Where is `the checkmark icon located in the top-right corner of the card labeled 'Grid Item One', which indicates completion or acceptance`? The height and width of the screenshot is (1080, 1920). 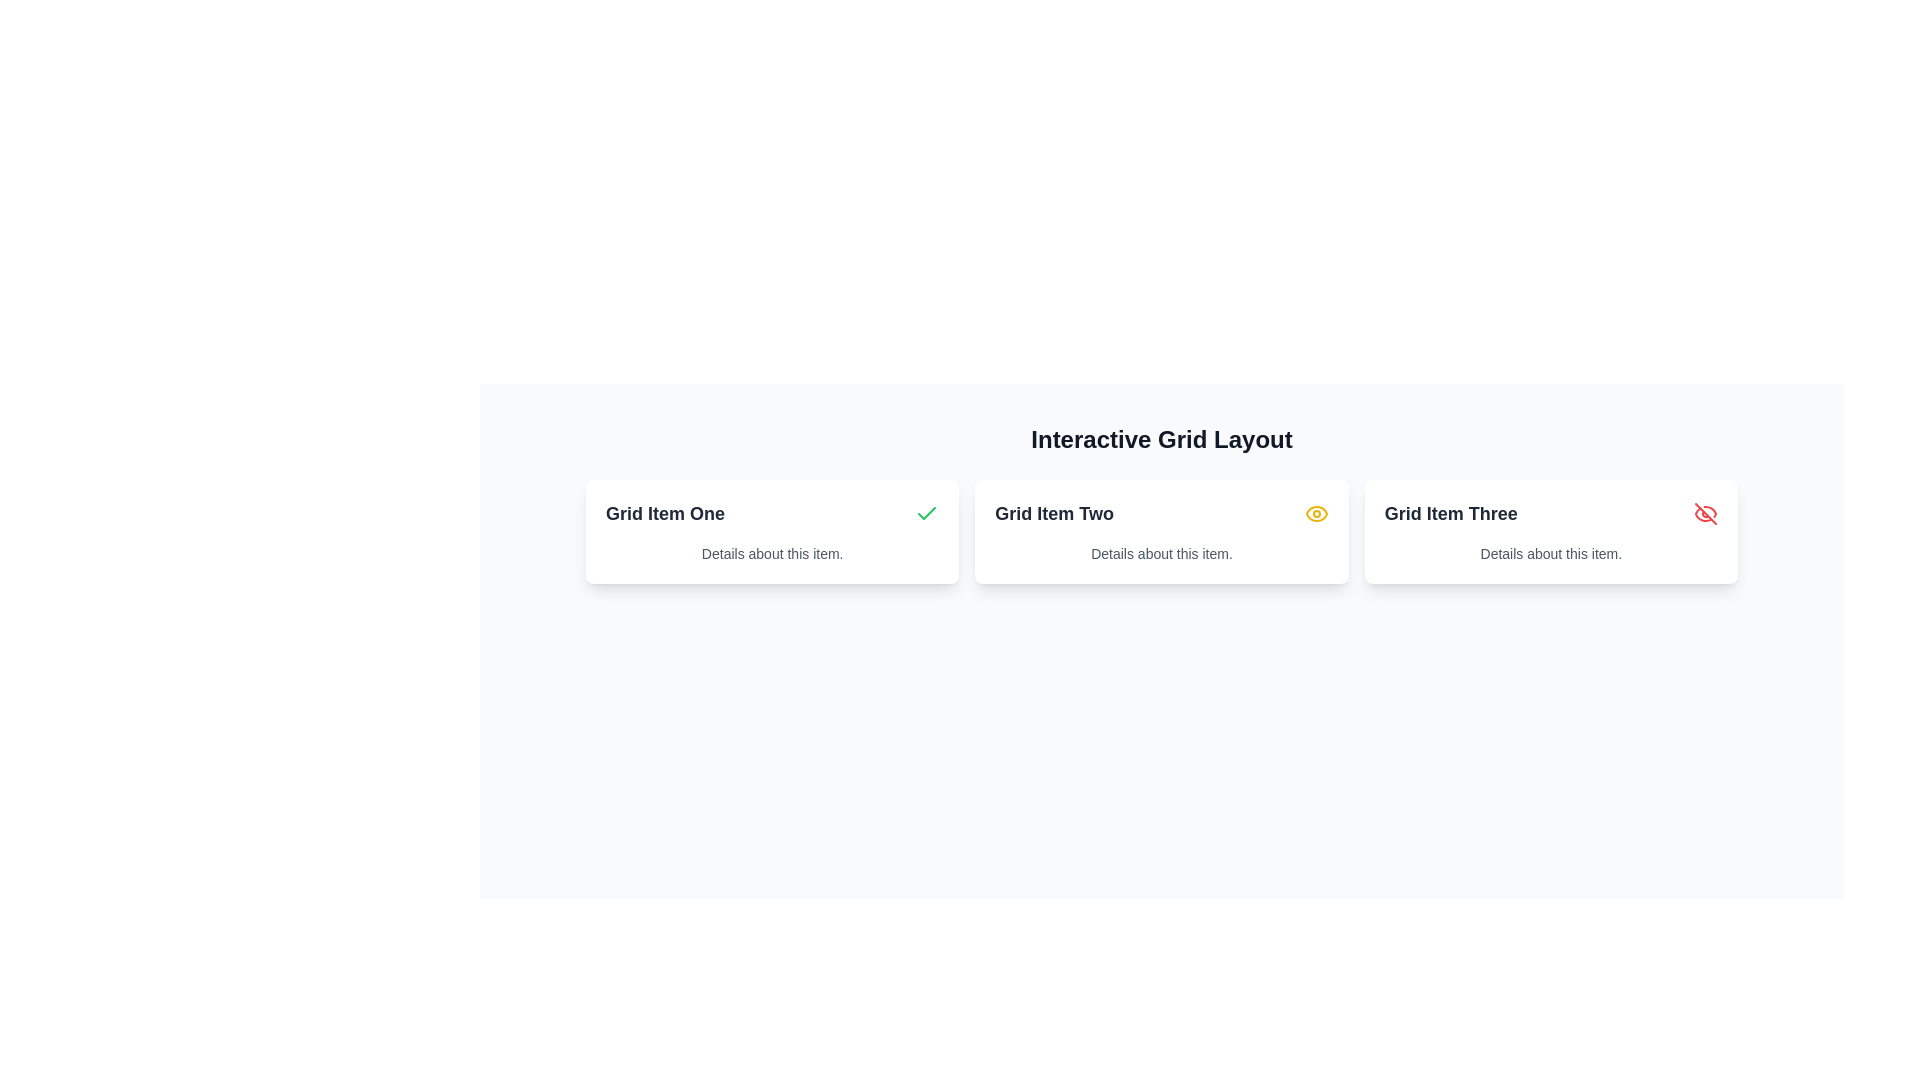
the checkmark icon located in the top-right corner of the card labeled 'Grid Item One', which indicates completion or acceptance is located at coordinates (926, 512).